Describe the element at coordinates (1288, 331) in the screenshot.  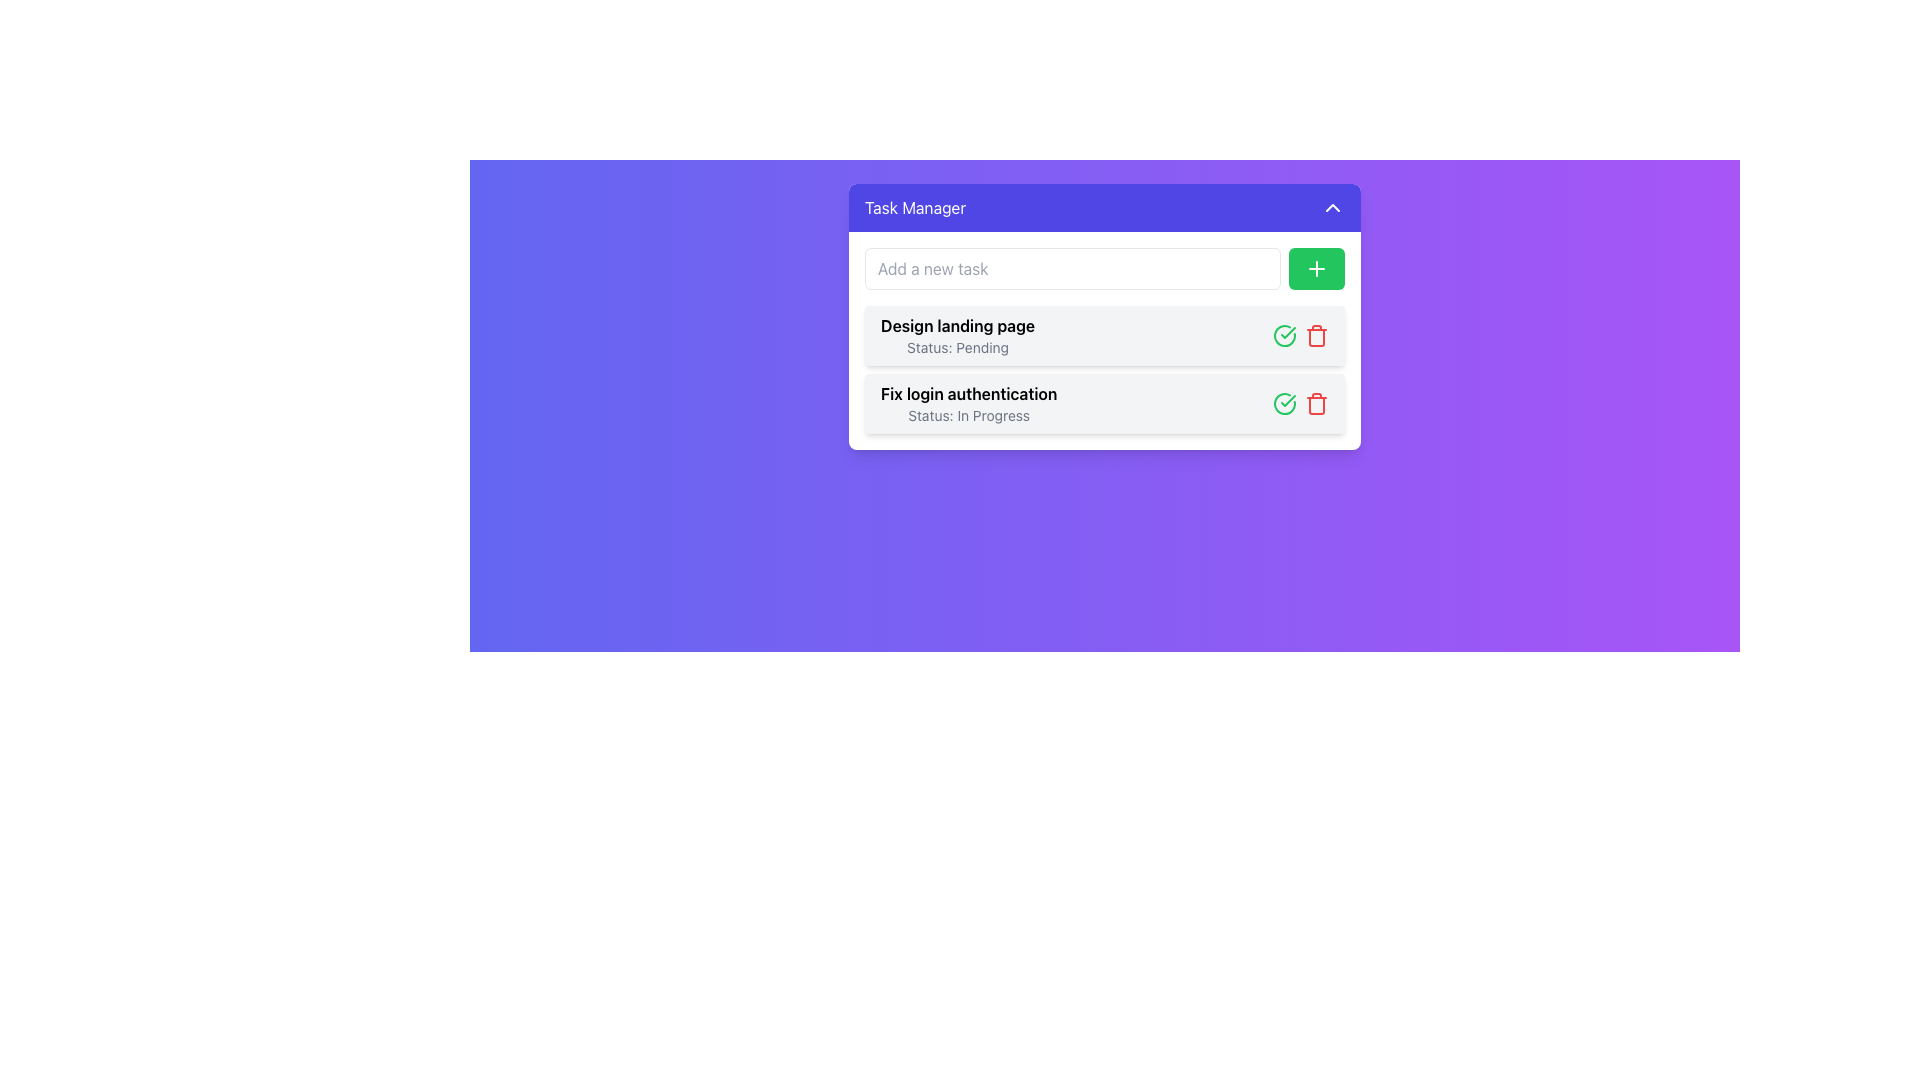
I see `the green checkmark icon located on the far right of the 'Fix login authentication' task row` at that location.